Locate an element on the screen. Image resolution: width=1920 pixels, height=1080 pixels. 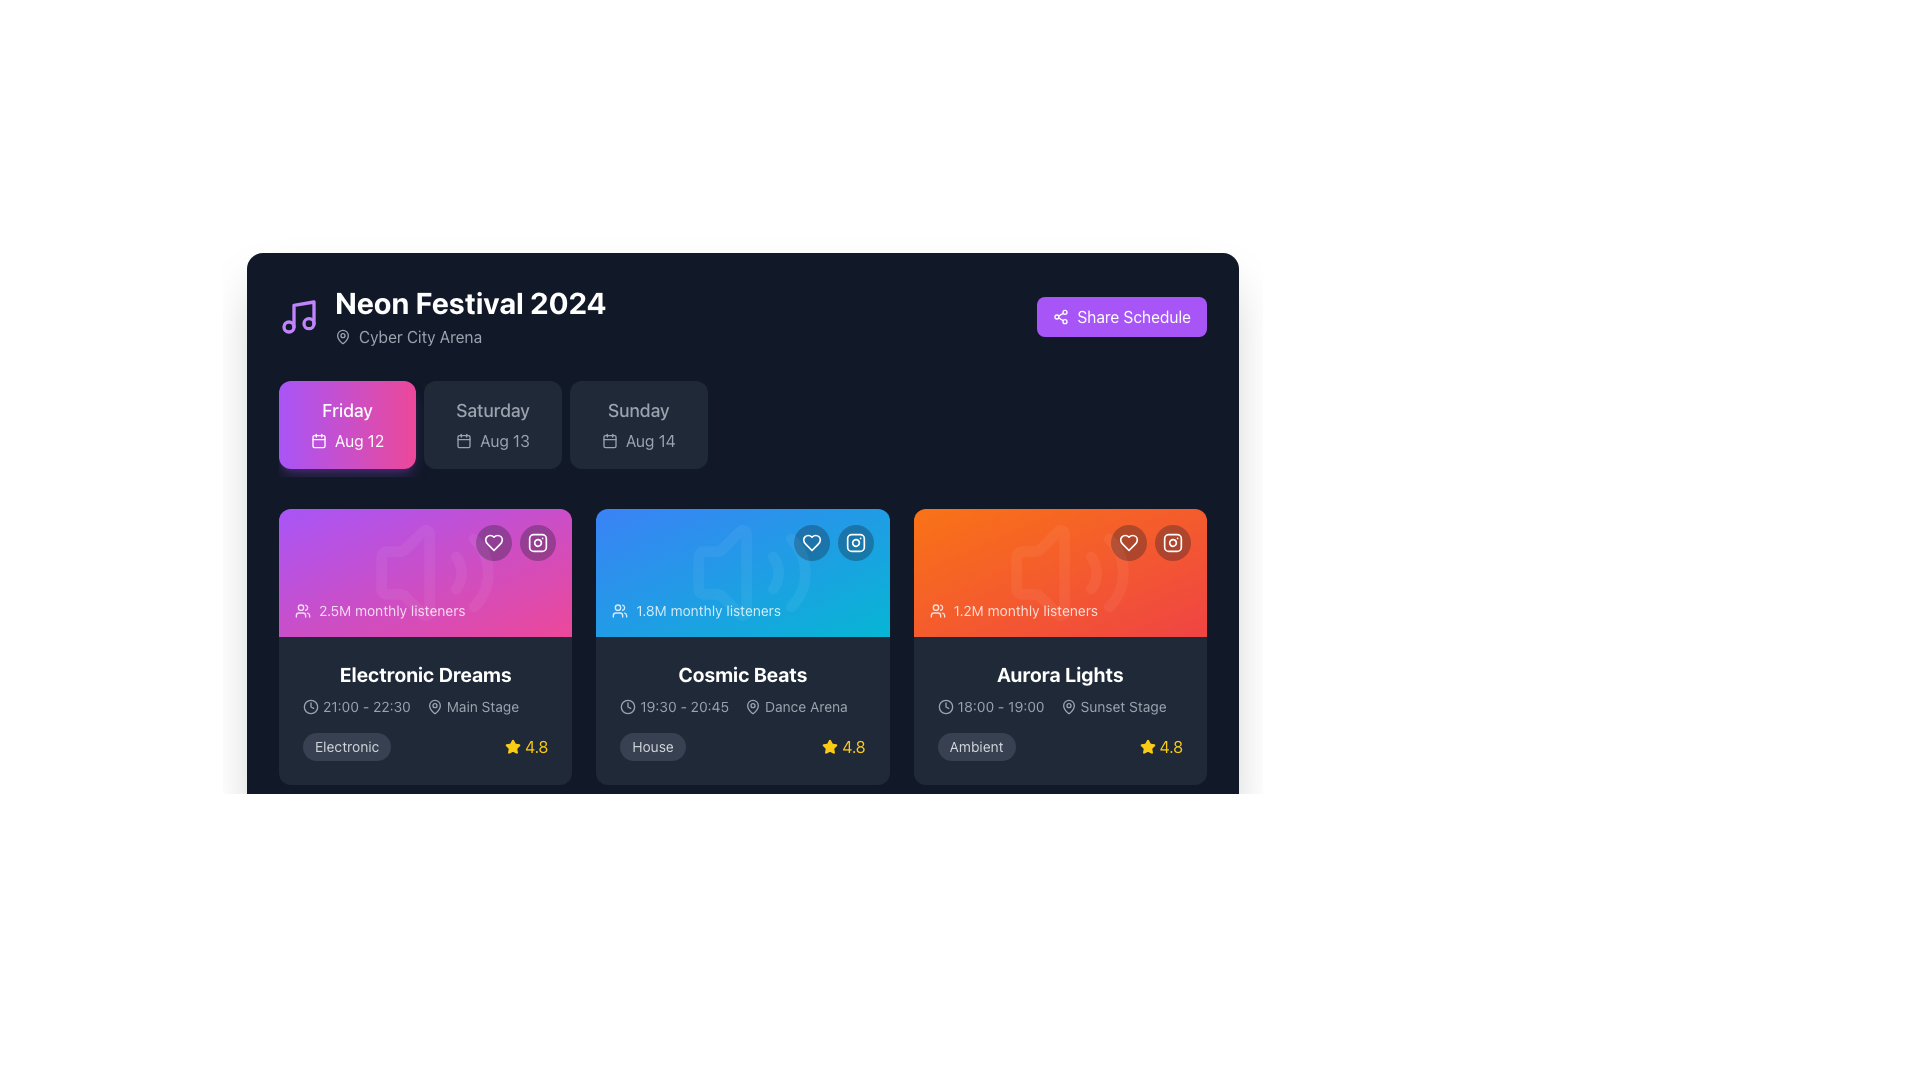
the heart-shaped button with a bright pink fill is located at coordinates (494, 543).